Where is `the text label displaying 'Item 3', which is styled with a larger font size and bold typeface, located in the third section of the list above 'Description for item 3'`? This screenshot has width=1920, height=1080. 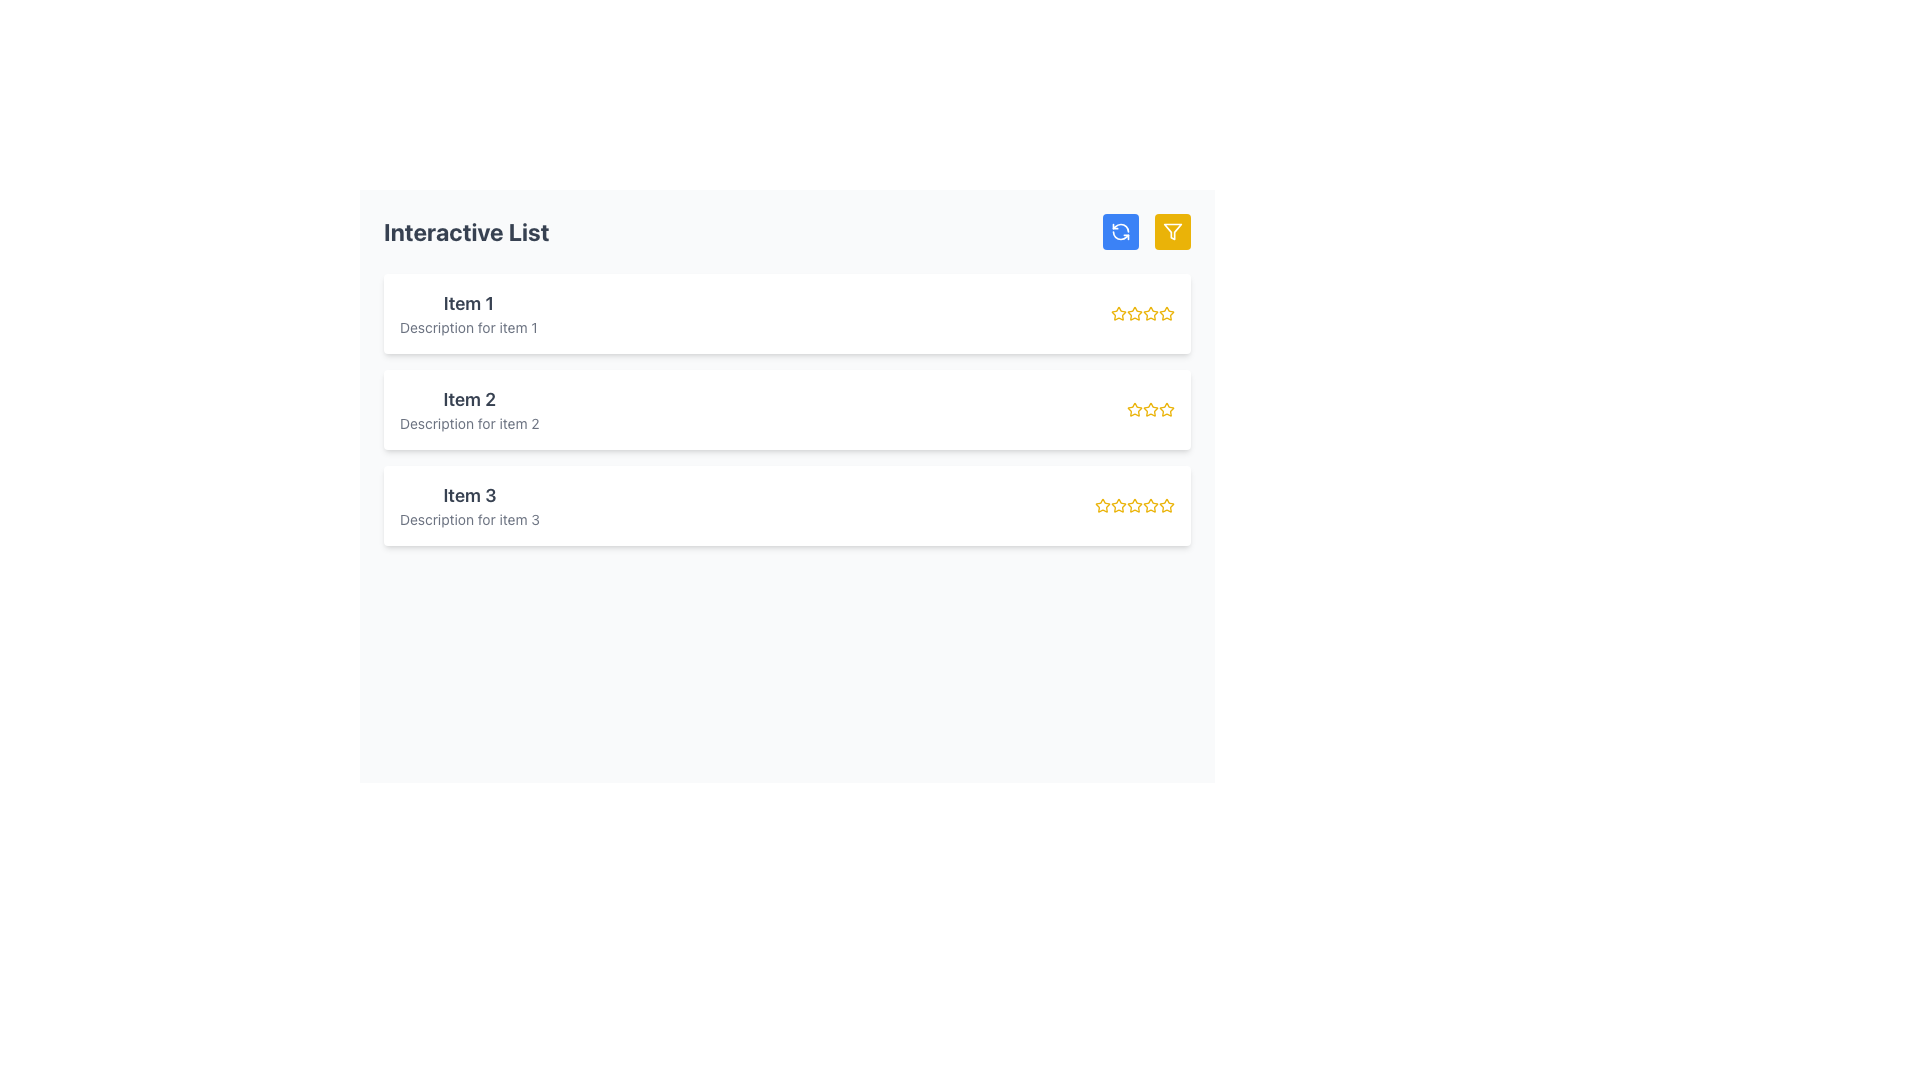
the text label displaying 'Item 3', which is styled with a larger font size and bold typeface, located in the third section of the list above 'Description for item 3' is located at coordinates (469, 495).